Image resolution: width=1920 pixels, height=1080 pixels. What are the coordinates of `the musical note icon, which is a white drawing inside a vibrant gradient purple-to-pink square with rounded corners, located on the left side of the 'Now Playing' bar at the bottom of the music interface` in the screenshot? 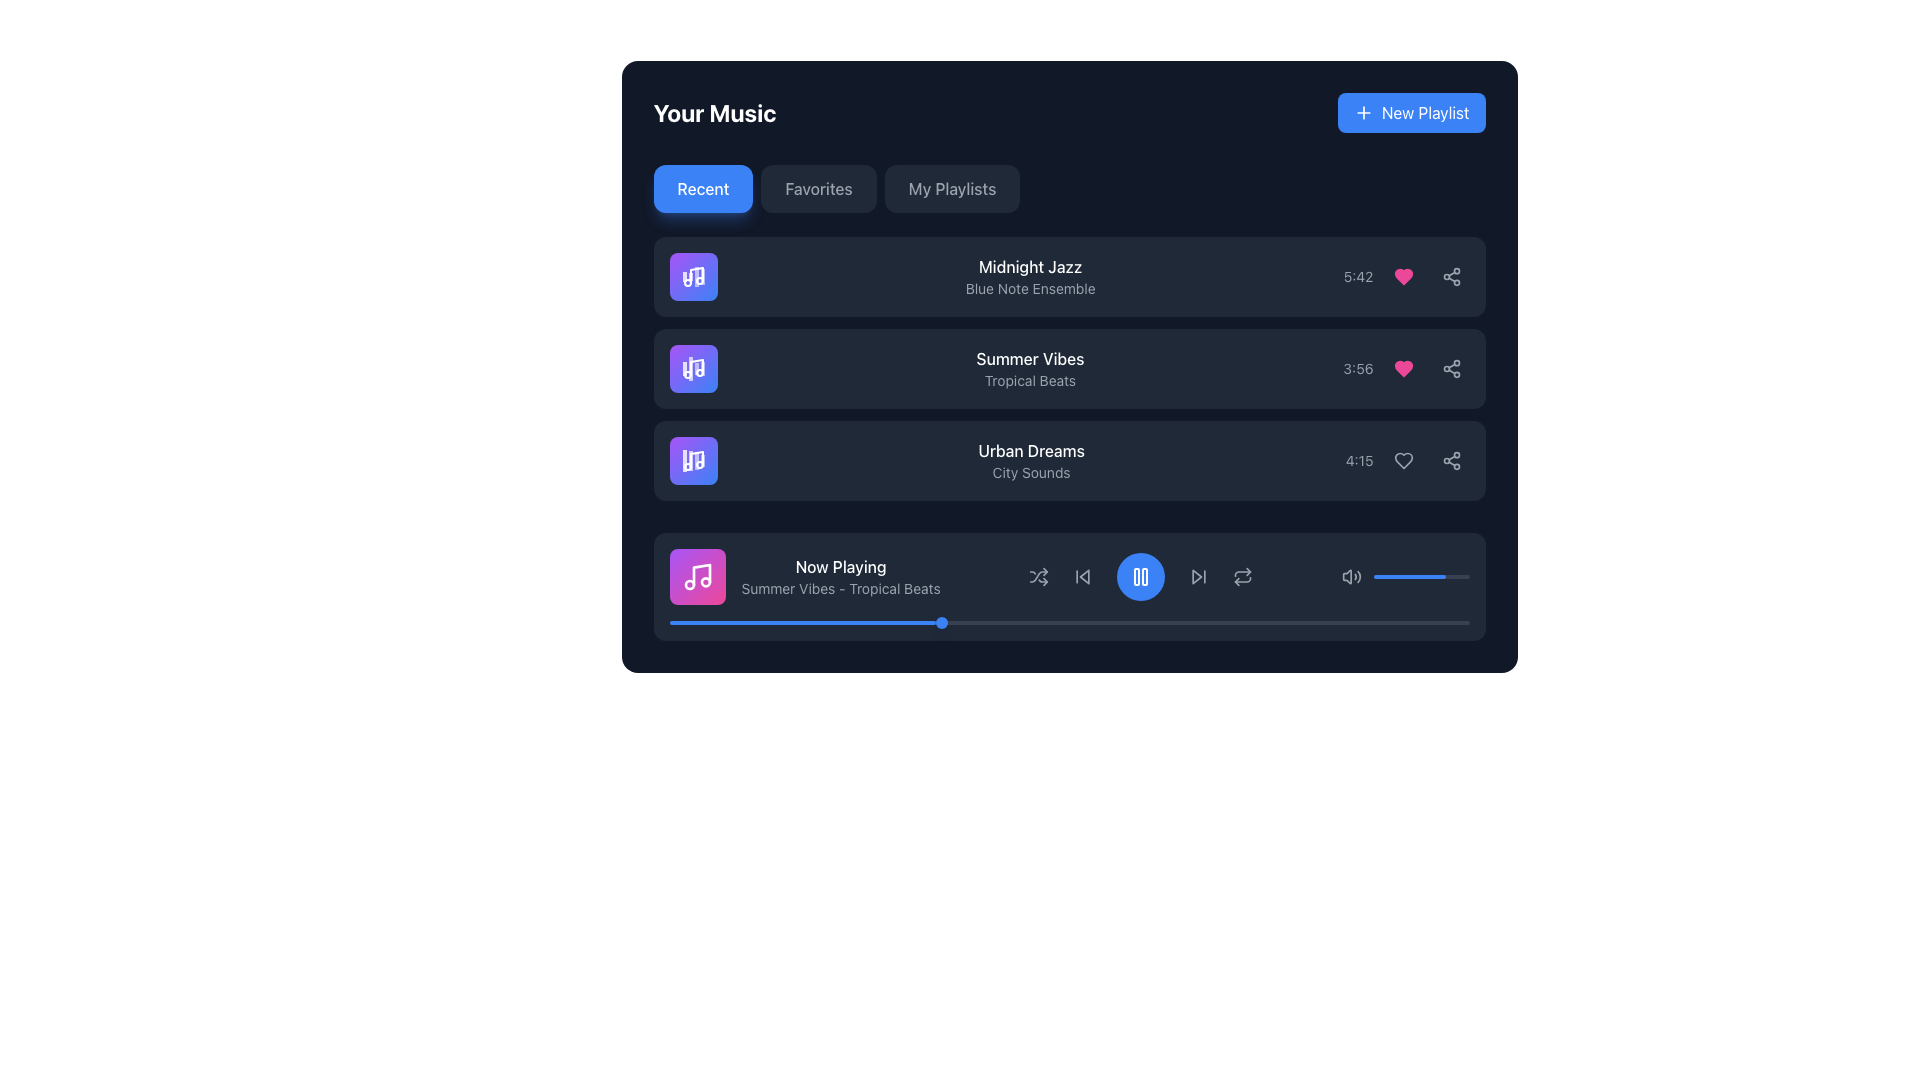 It's located at (697, 577).